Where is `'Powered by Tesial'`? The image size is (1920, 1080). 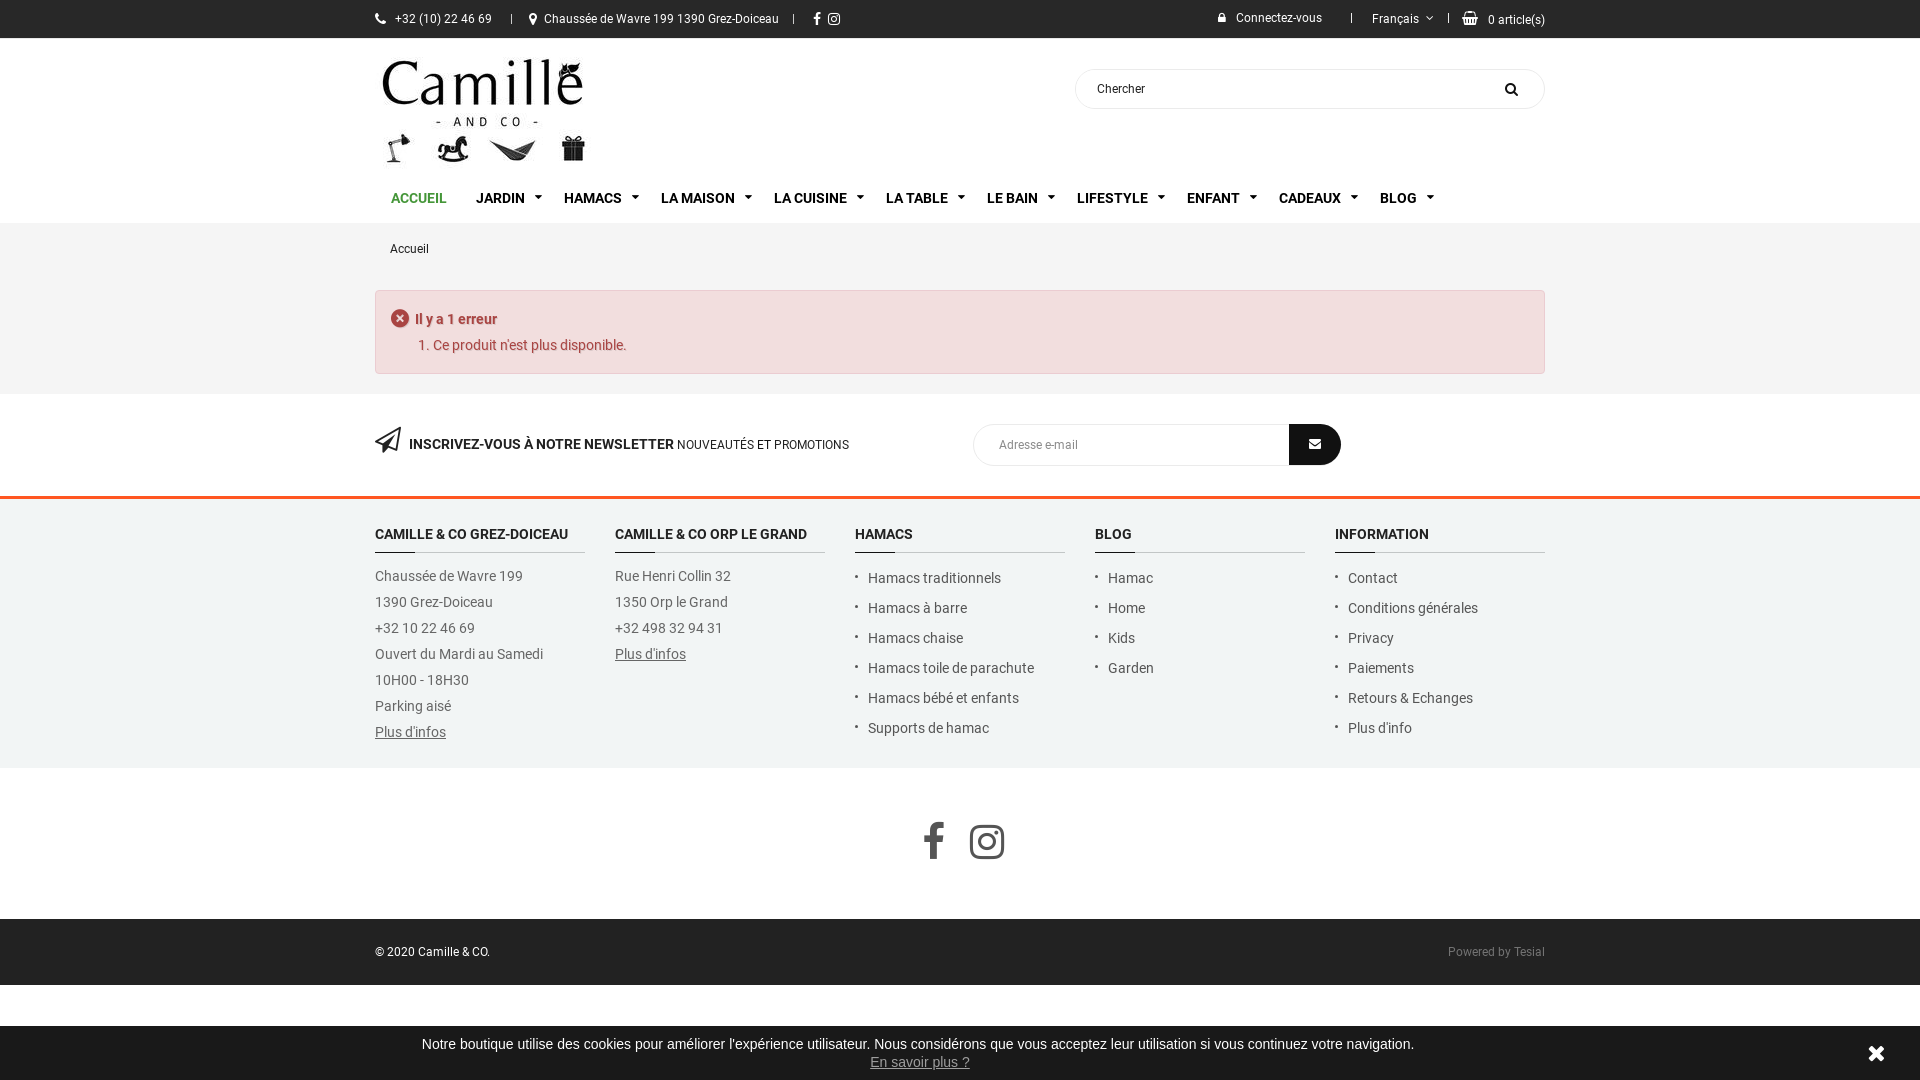 'Powered by Tesial' is located at coordinates (1496, 951).